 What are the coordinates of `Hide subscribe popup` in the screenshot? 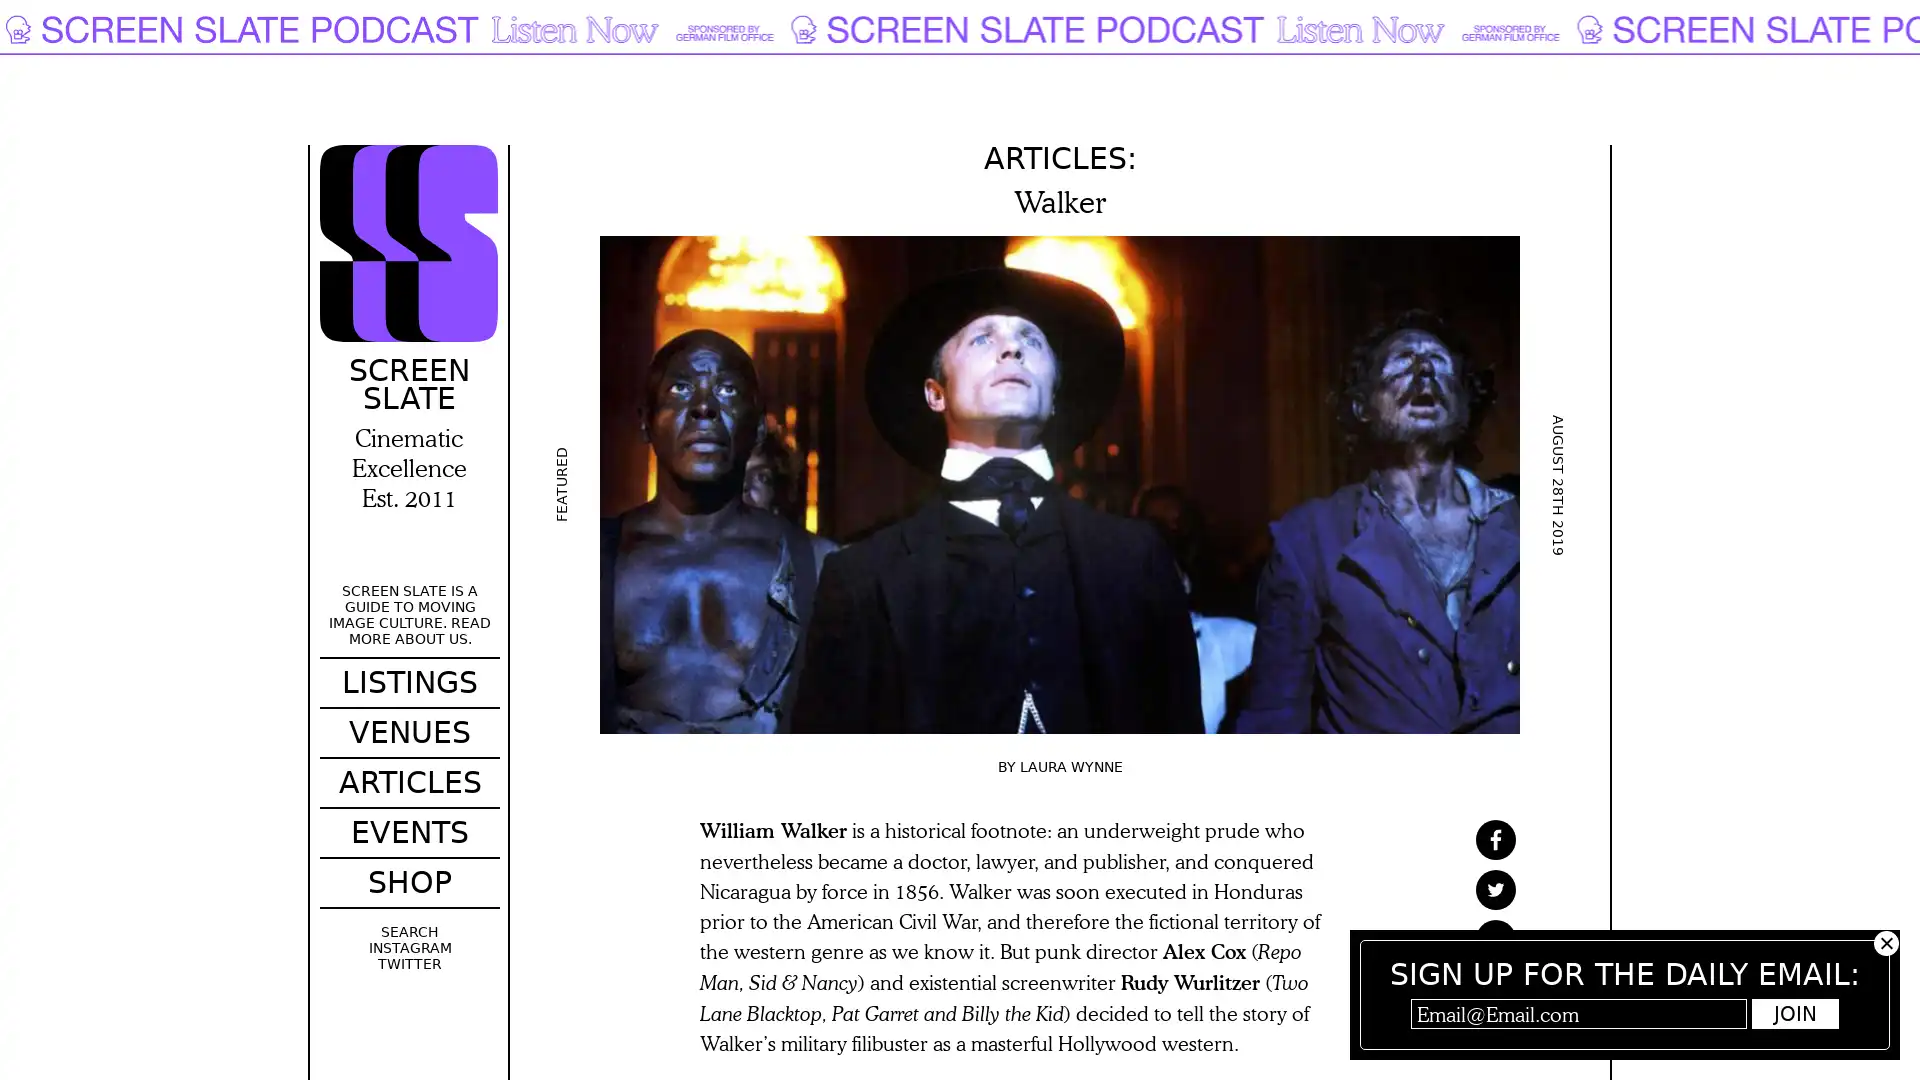 It's located at (1885, 943).